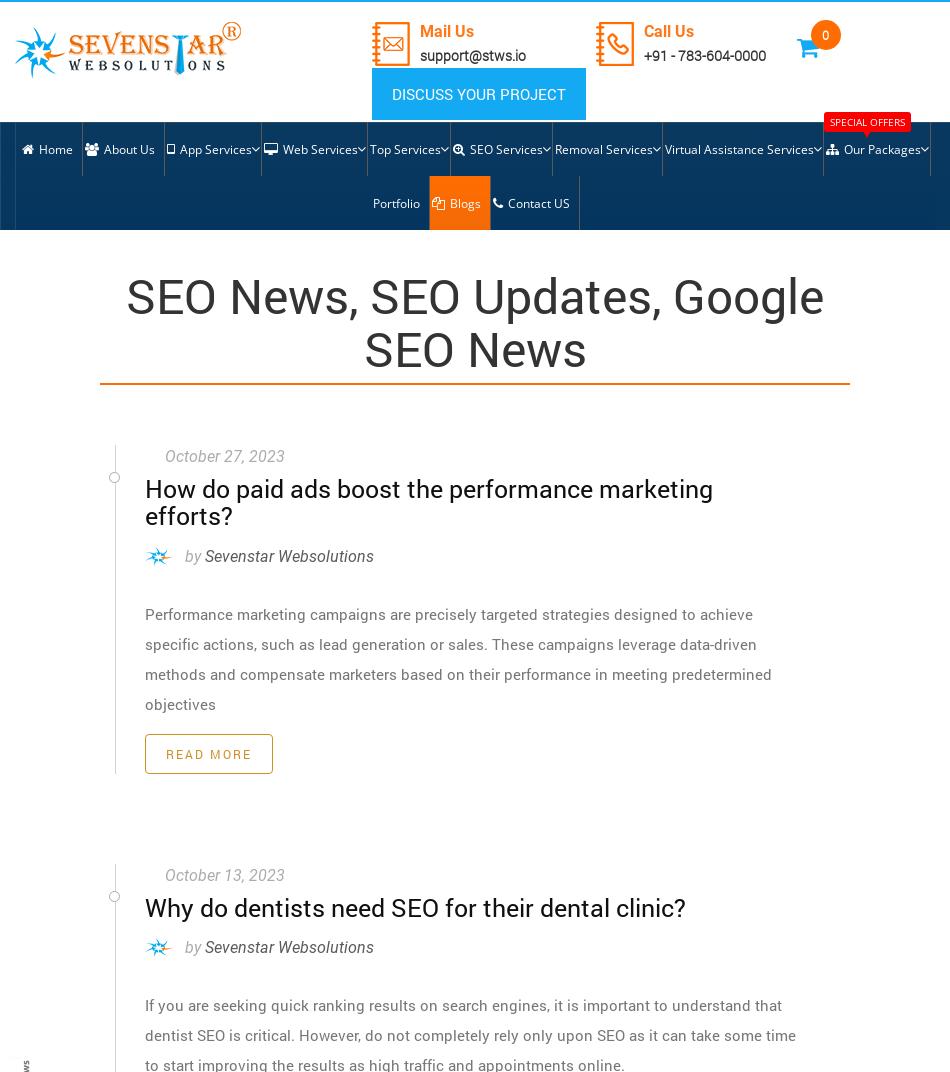 The image size is (950, 1072). Describe the element at coordinates (403, 148) in the screenshot. I see `'Top Services'` at that location.